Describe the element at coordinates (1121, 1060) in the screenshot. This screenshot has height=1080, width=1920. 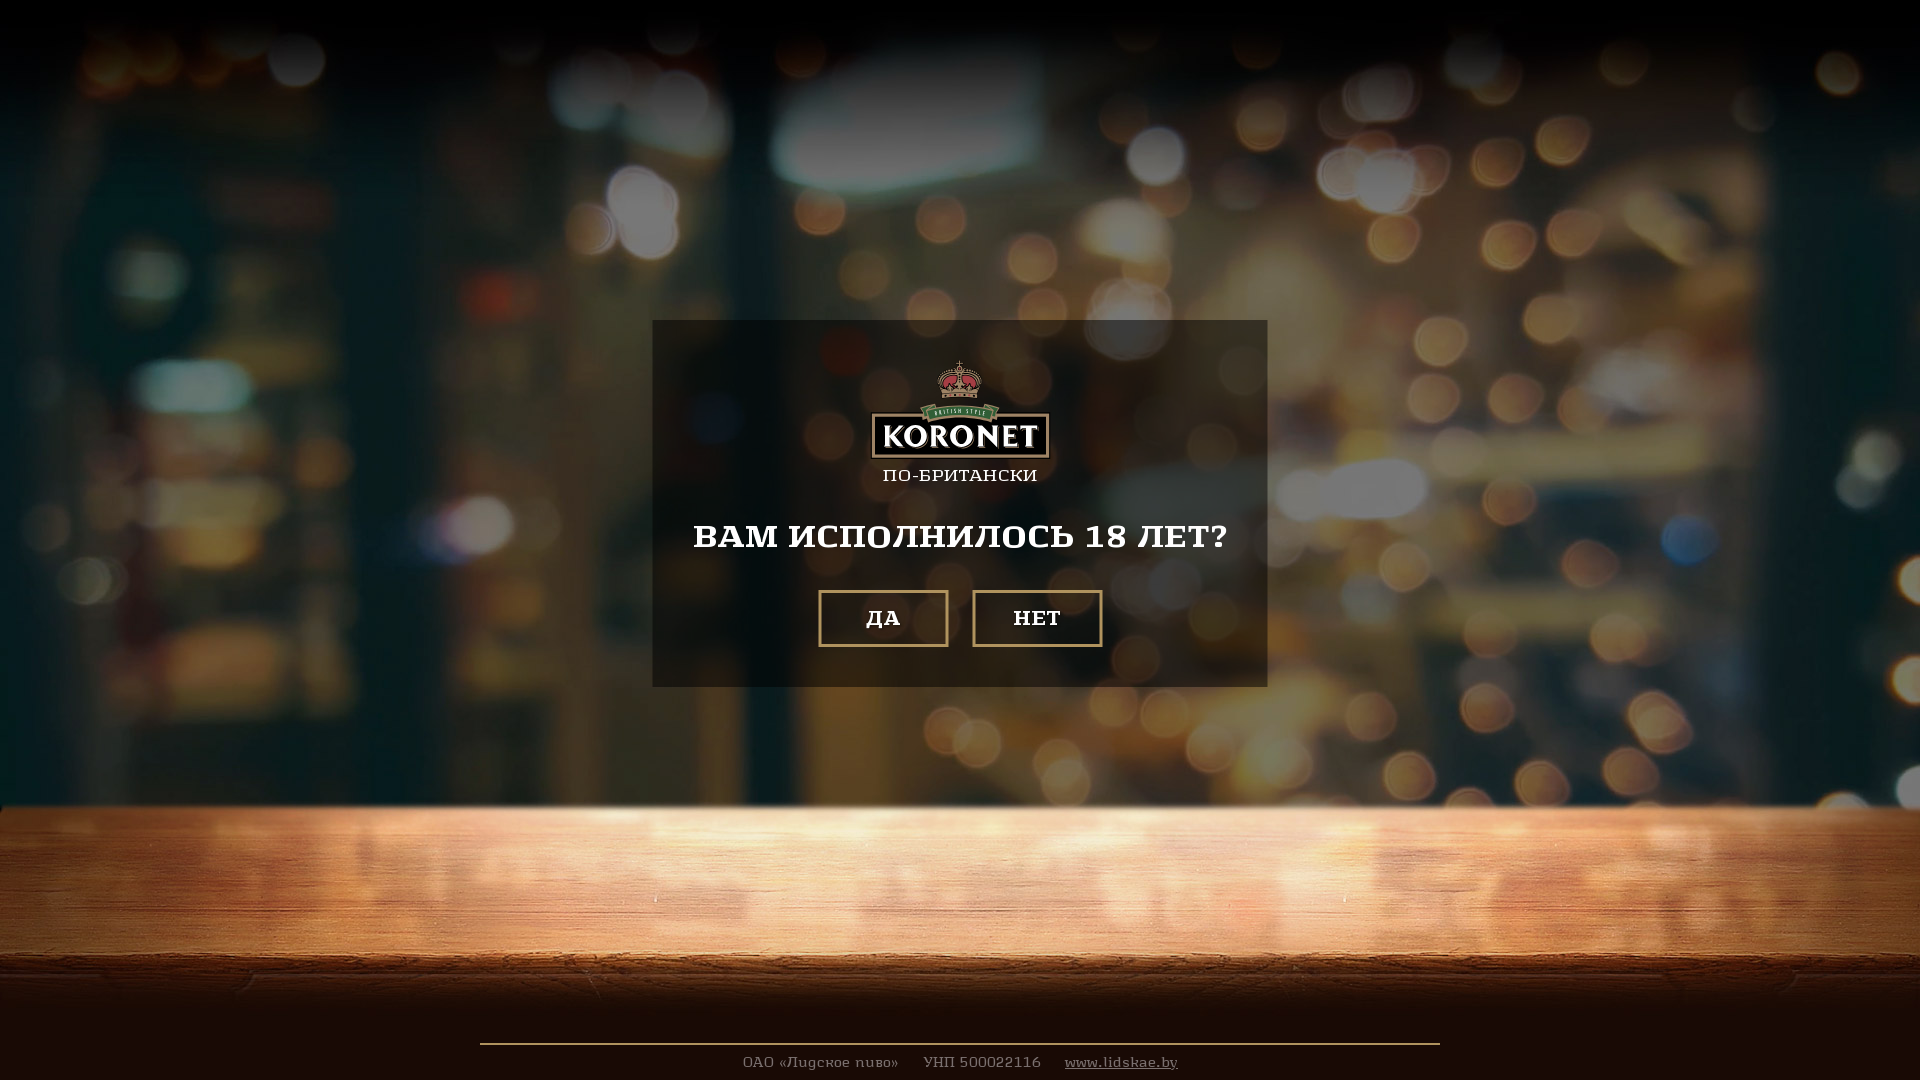
I see `'www.lidskae.by'` at that location.